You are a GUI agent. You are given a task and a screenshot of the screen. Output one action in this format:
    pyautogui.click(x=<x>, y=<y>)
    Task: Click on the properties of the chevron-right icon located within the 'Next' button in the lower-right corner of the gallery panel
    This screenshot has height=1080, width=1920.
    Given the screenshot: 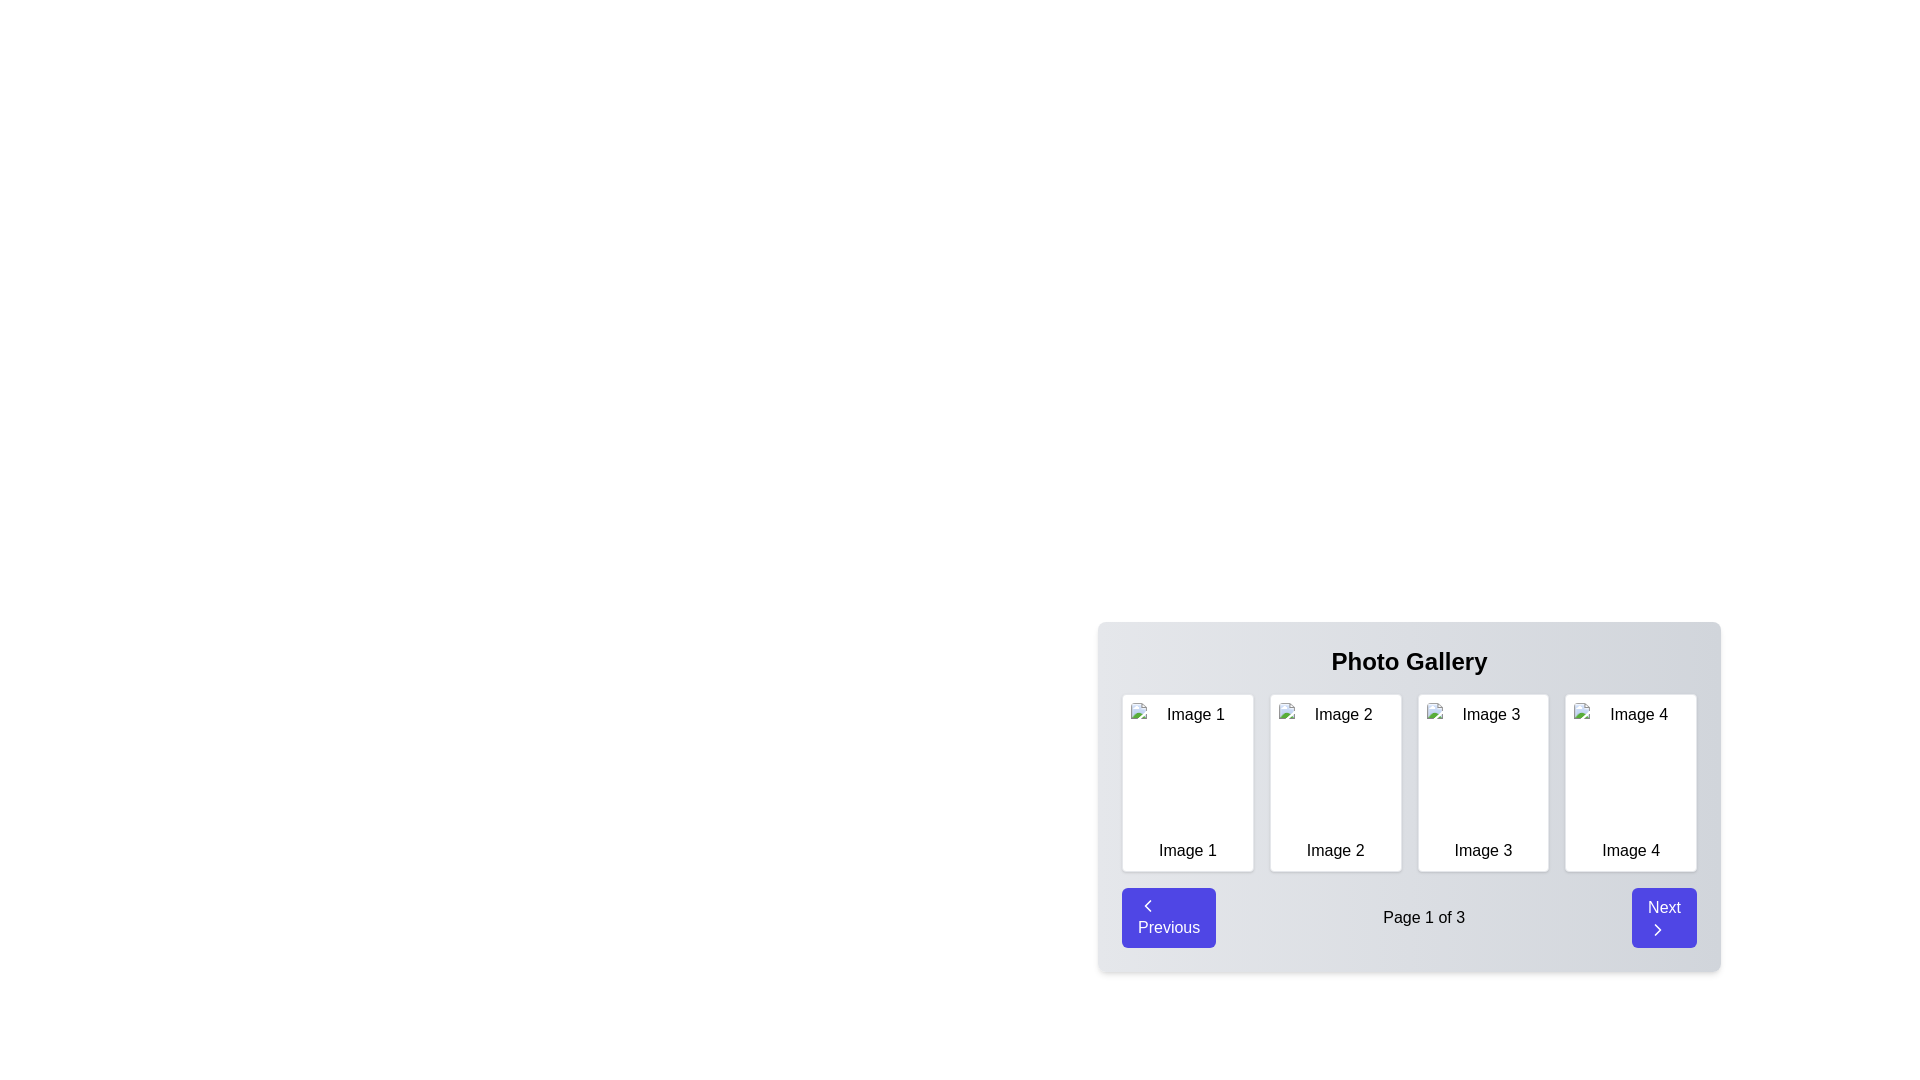 What is the action you would take?
    pyautogui.click(x=1658, y=929)
    